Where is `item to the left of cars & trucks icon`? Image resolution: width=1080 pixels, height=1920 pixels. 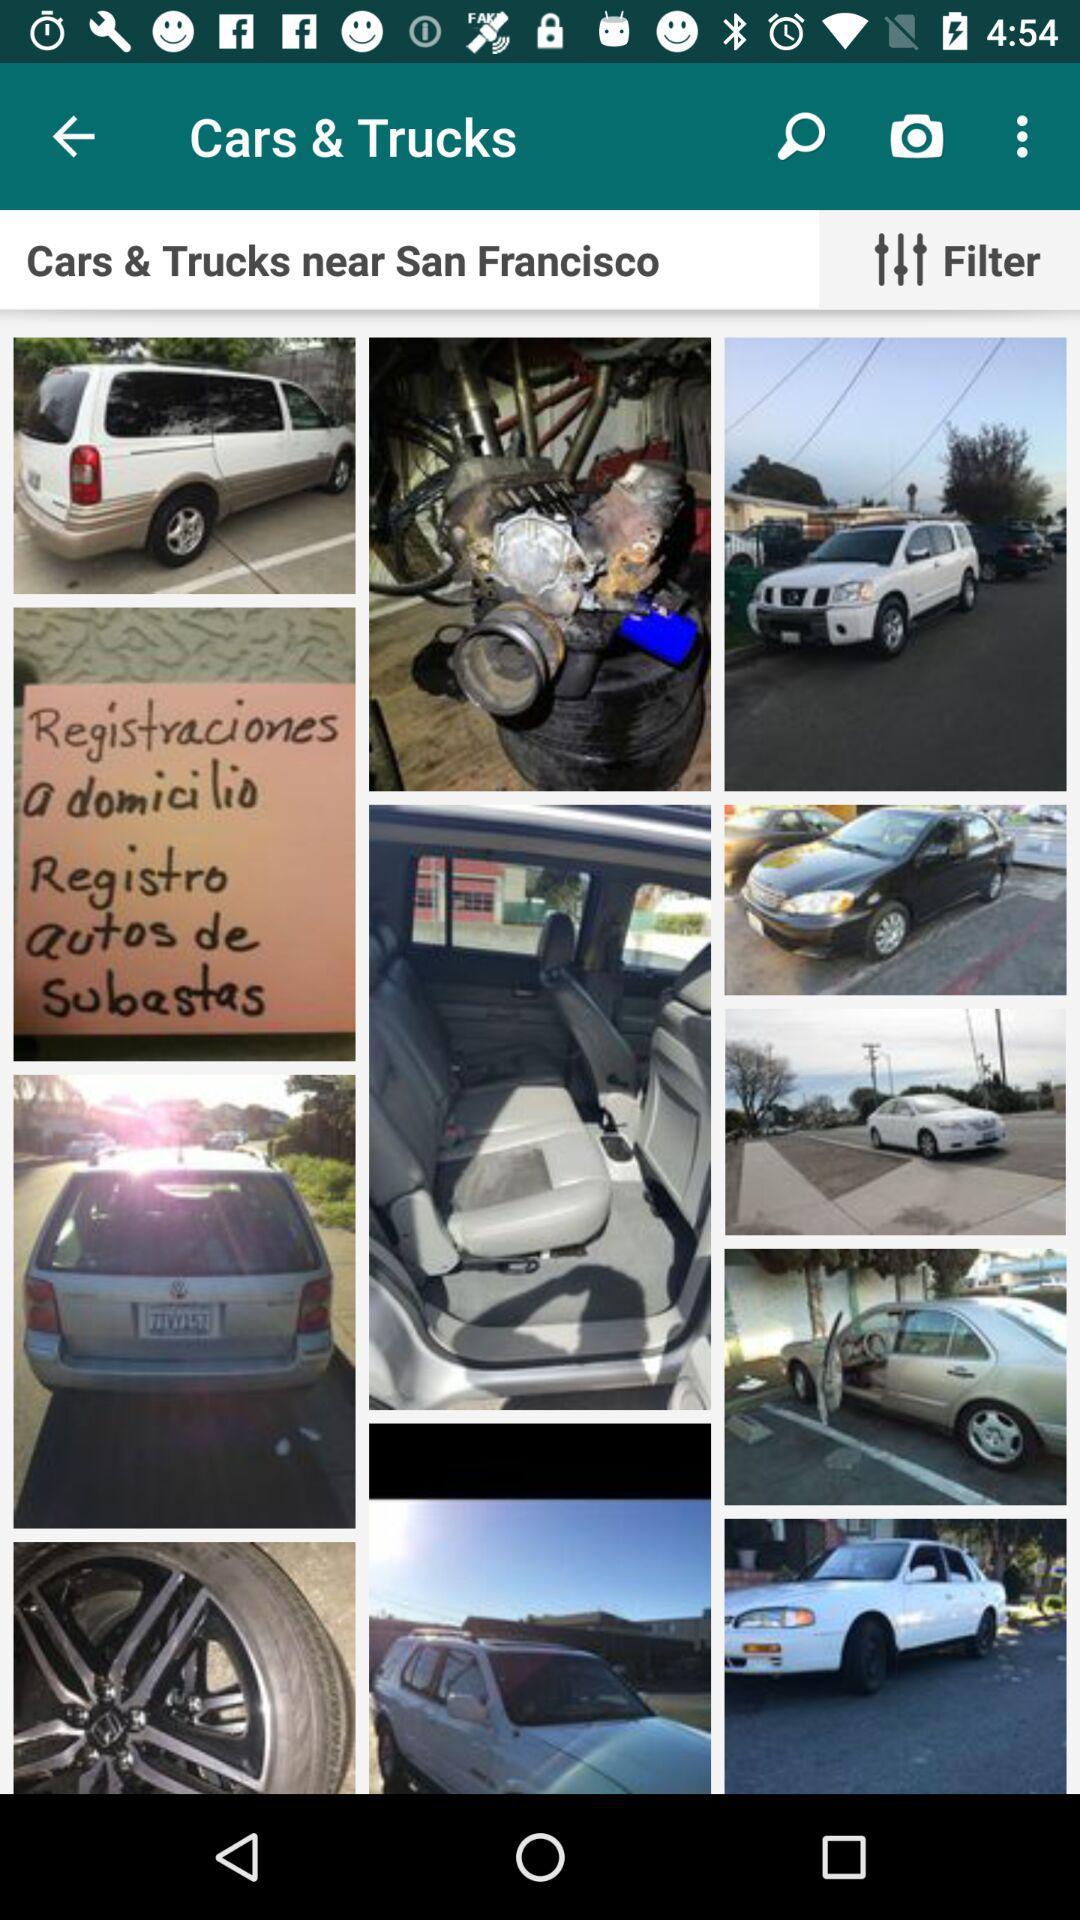 item to the left of cars & trucks icon is located at coordinates (72, 135).